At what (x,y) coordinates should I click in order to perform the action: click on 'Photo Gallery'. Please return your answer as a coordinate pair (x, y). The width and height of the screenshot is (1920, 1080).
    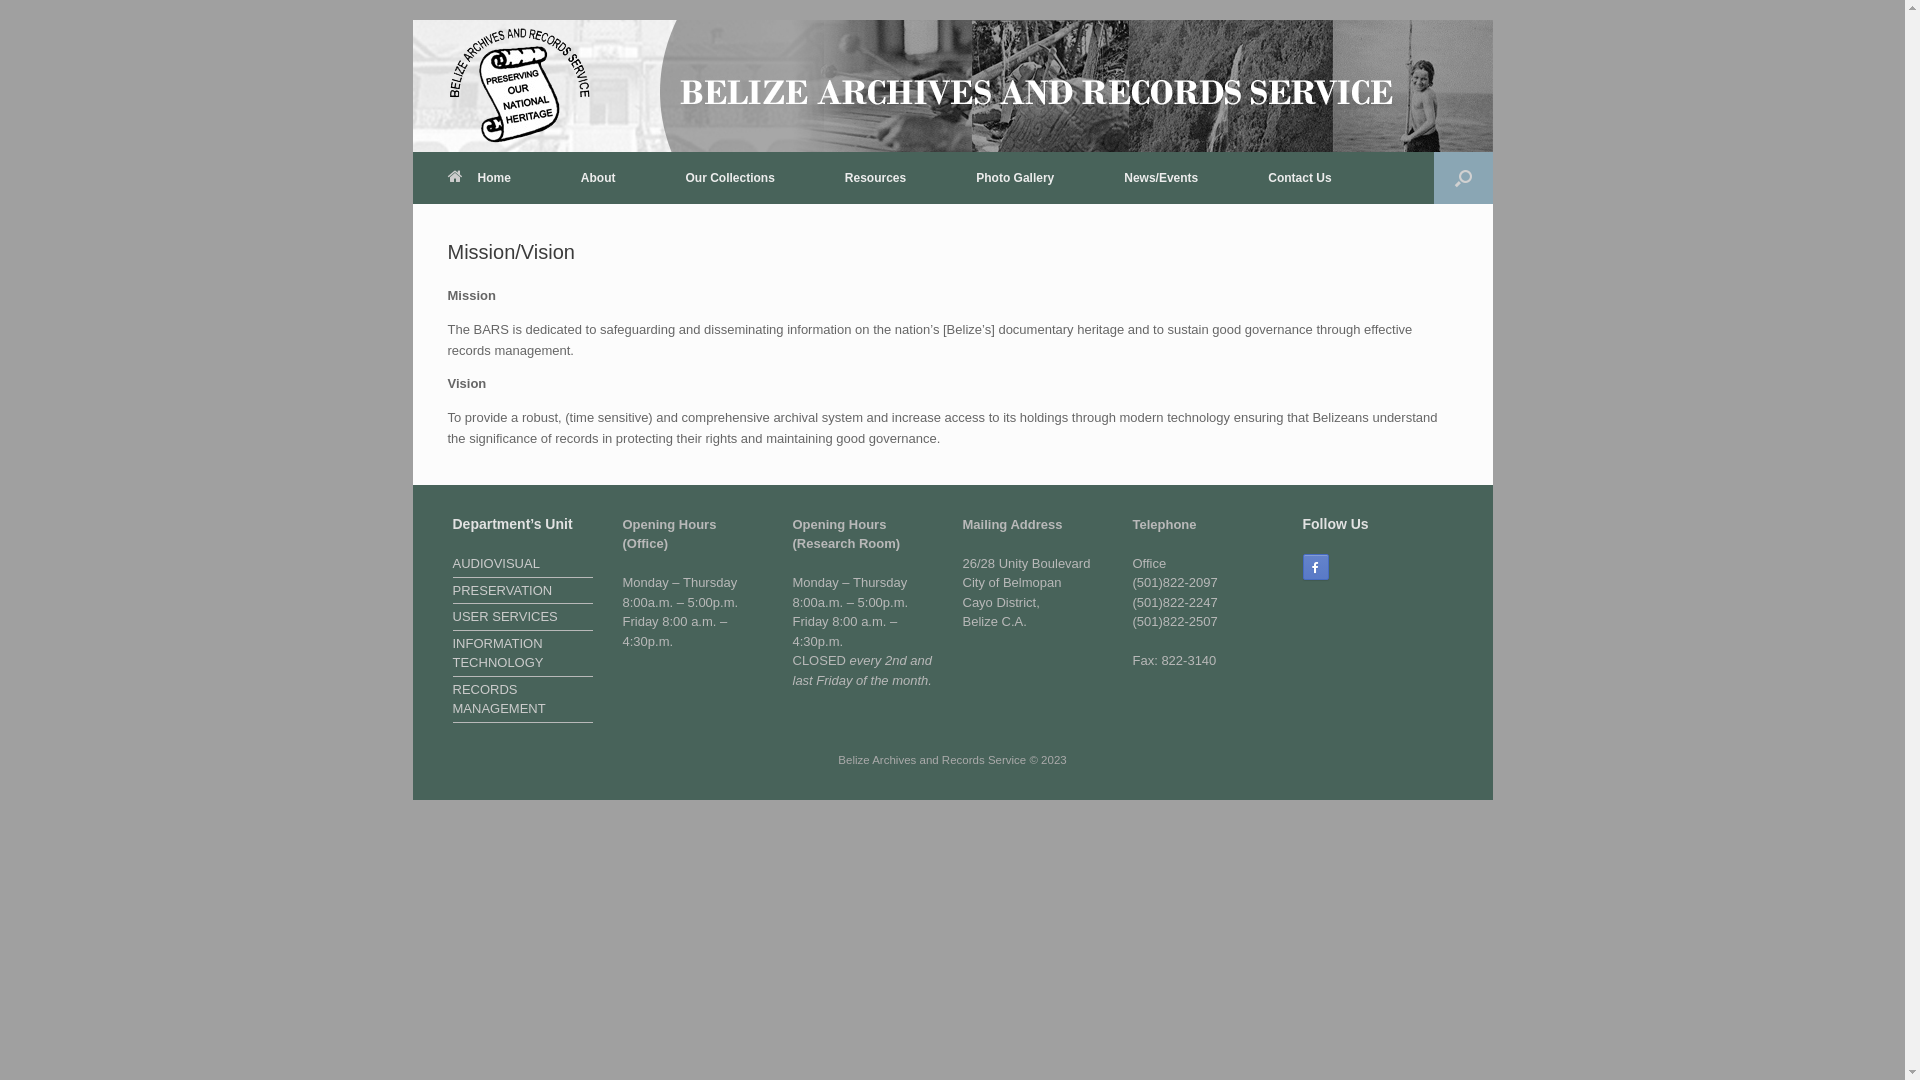
    Looking at the image, I should click on (1014, 176).